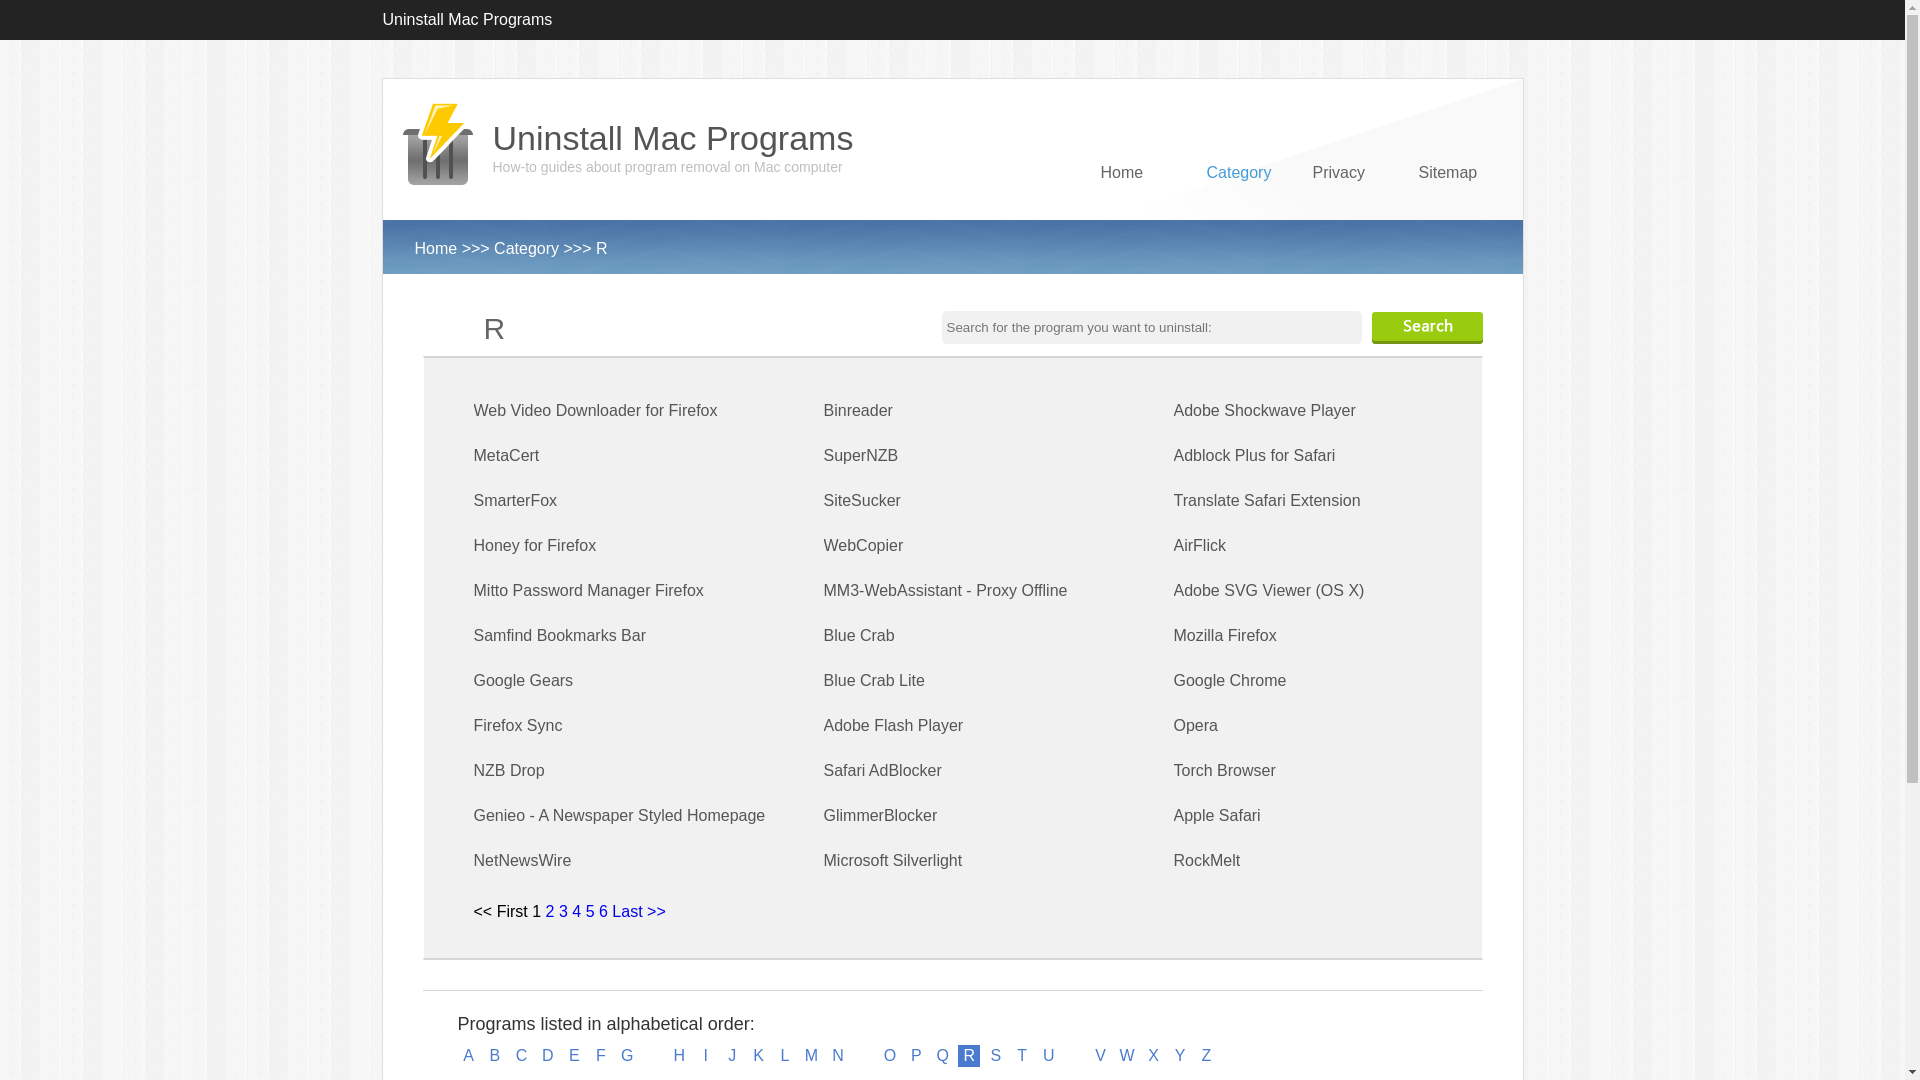 This screenshot has width=1920, height=1080. What do you see at coordinates (882, 769) in the screenshot?
I see `'Safari AdBlocker'` at bounding box center [882, 769].